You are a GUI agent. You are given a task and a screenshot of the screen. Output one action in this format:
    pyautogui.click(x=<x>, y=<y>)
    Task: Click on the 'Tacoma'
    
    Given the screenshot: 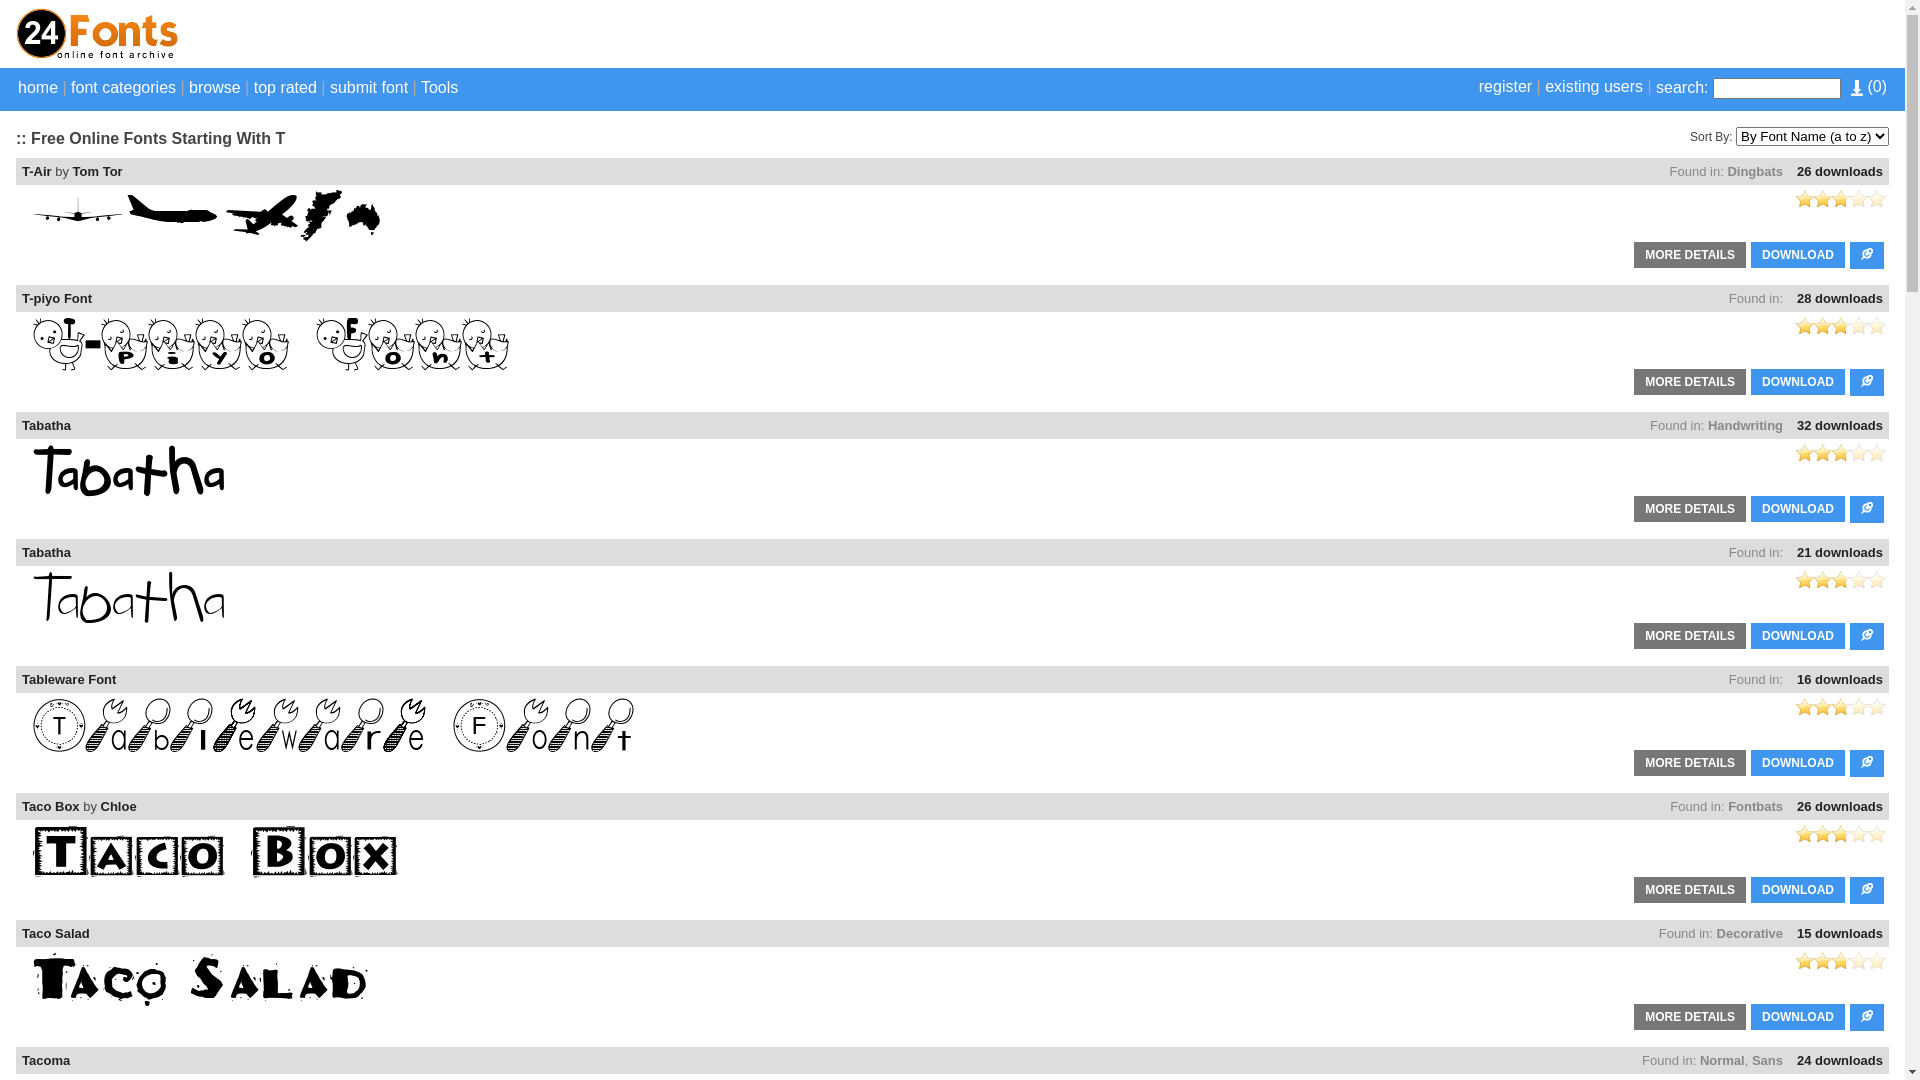 What is the action you would take?
    pyautogui.click(x=46, y=1059)
    